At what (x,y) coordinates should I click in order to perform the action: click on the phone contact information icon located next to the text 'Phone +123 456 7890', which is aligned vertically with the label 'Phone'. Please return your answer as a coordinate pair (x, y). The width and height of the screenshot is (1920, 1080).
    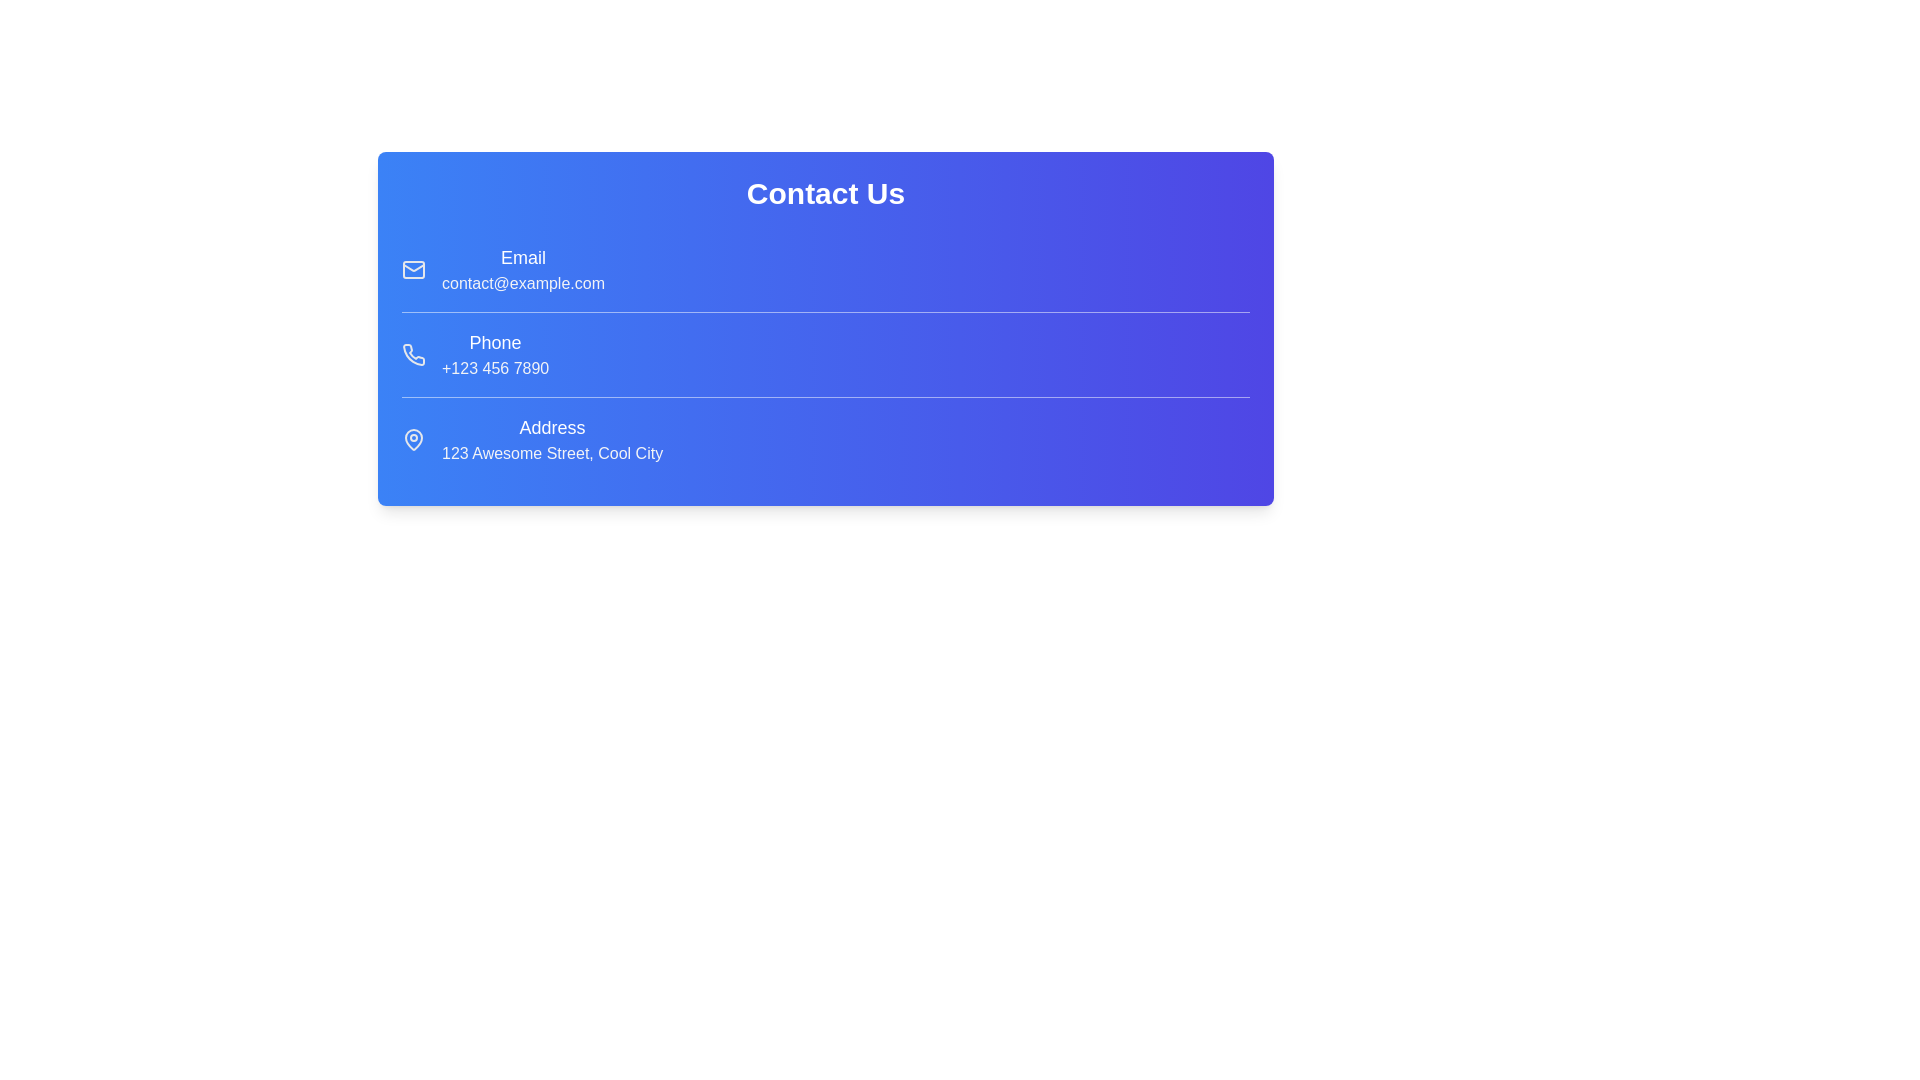
    Looking at the image, I should click on (412, 353).